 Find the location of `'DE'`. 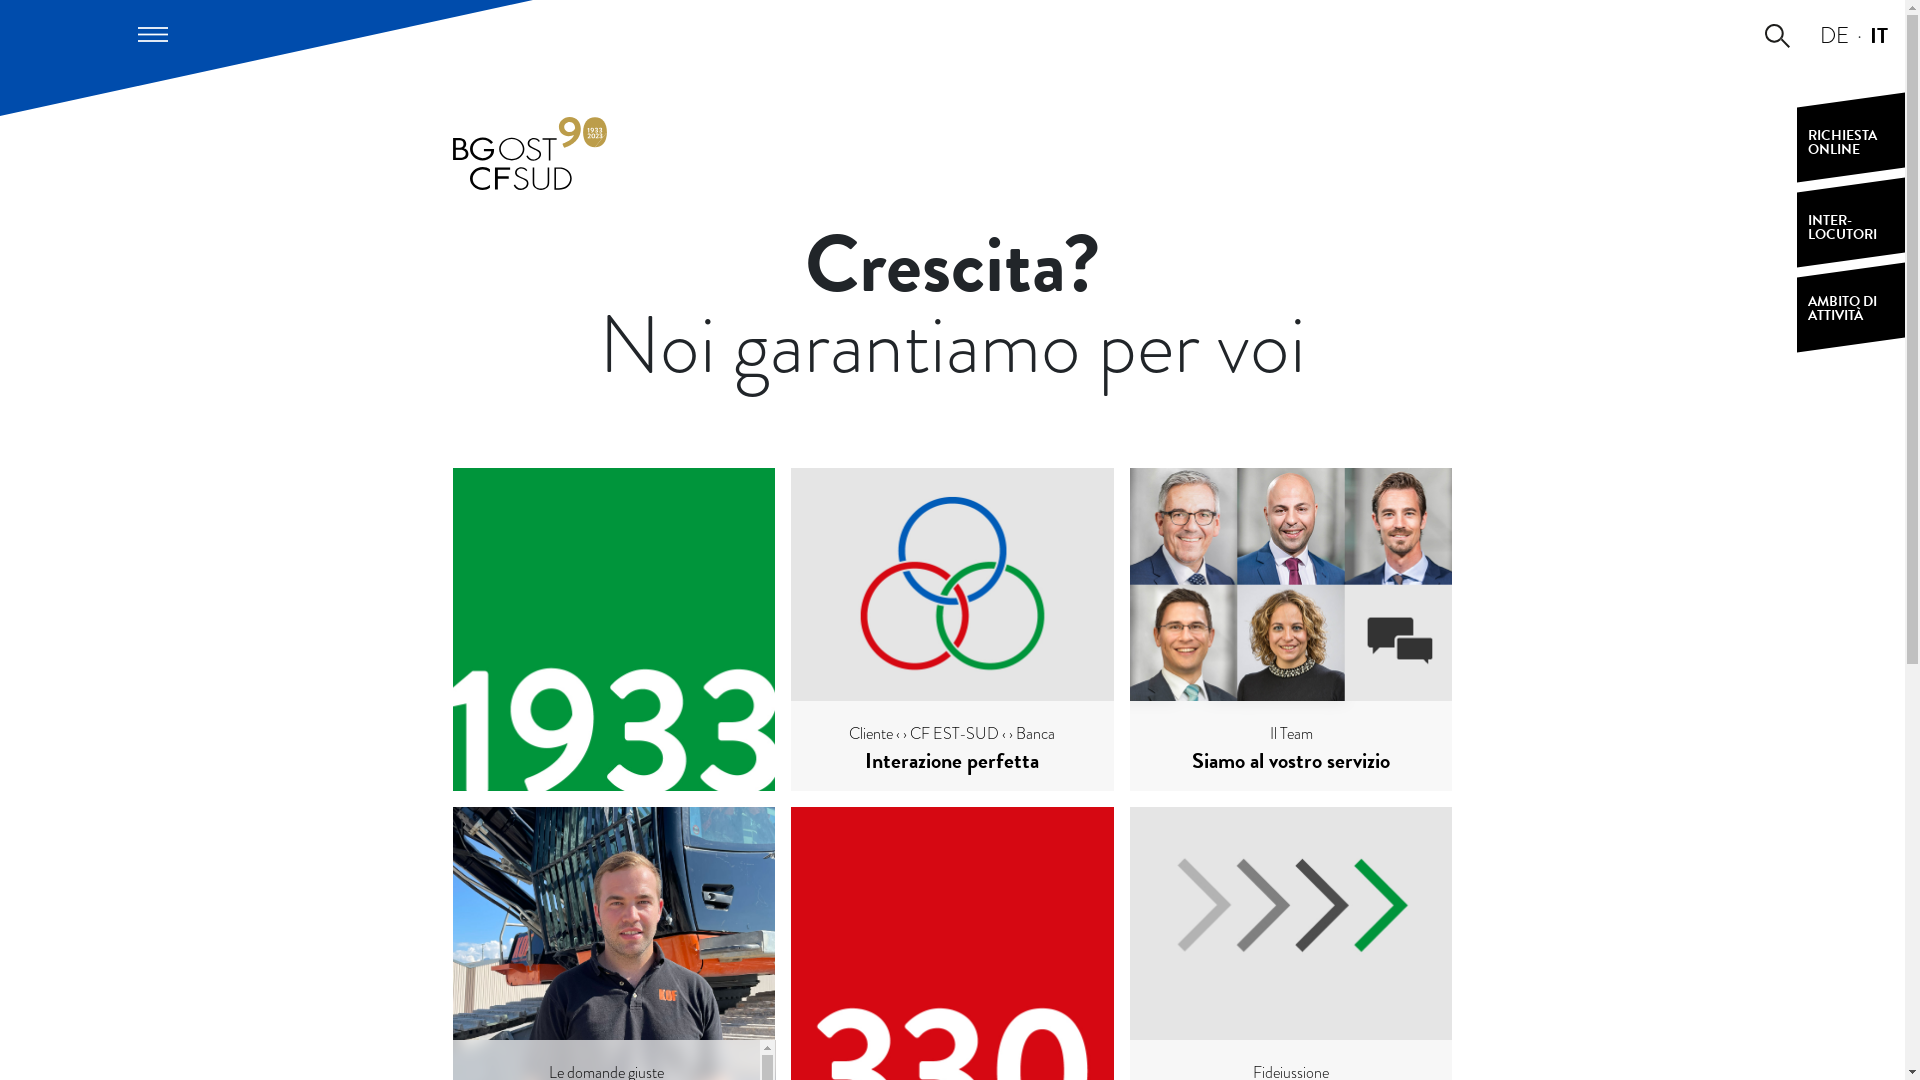

'DE' is located at coordinates (1834, 34).